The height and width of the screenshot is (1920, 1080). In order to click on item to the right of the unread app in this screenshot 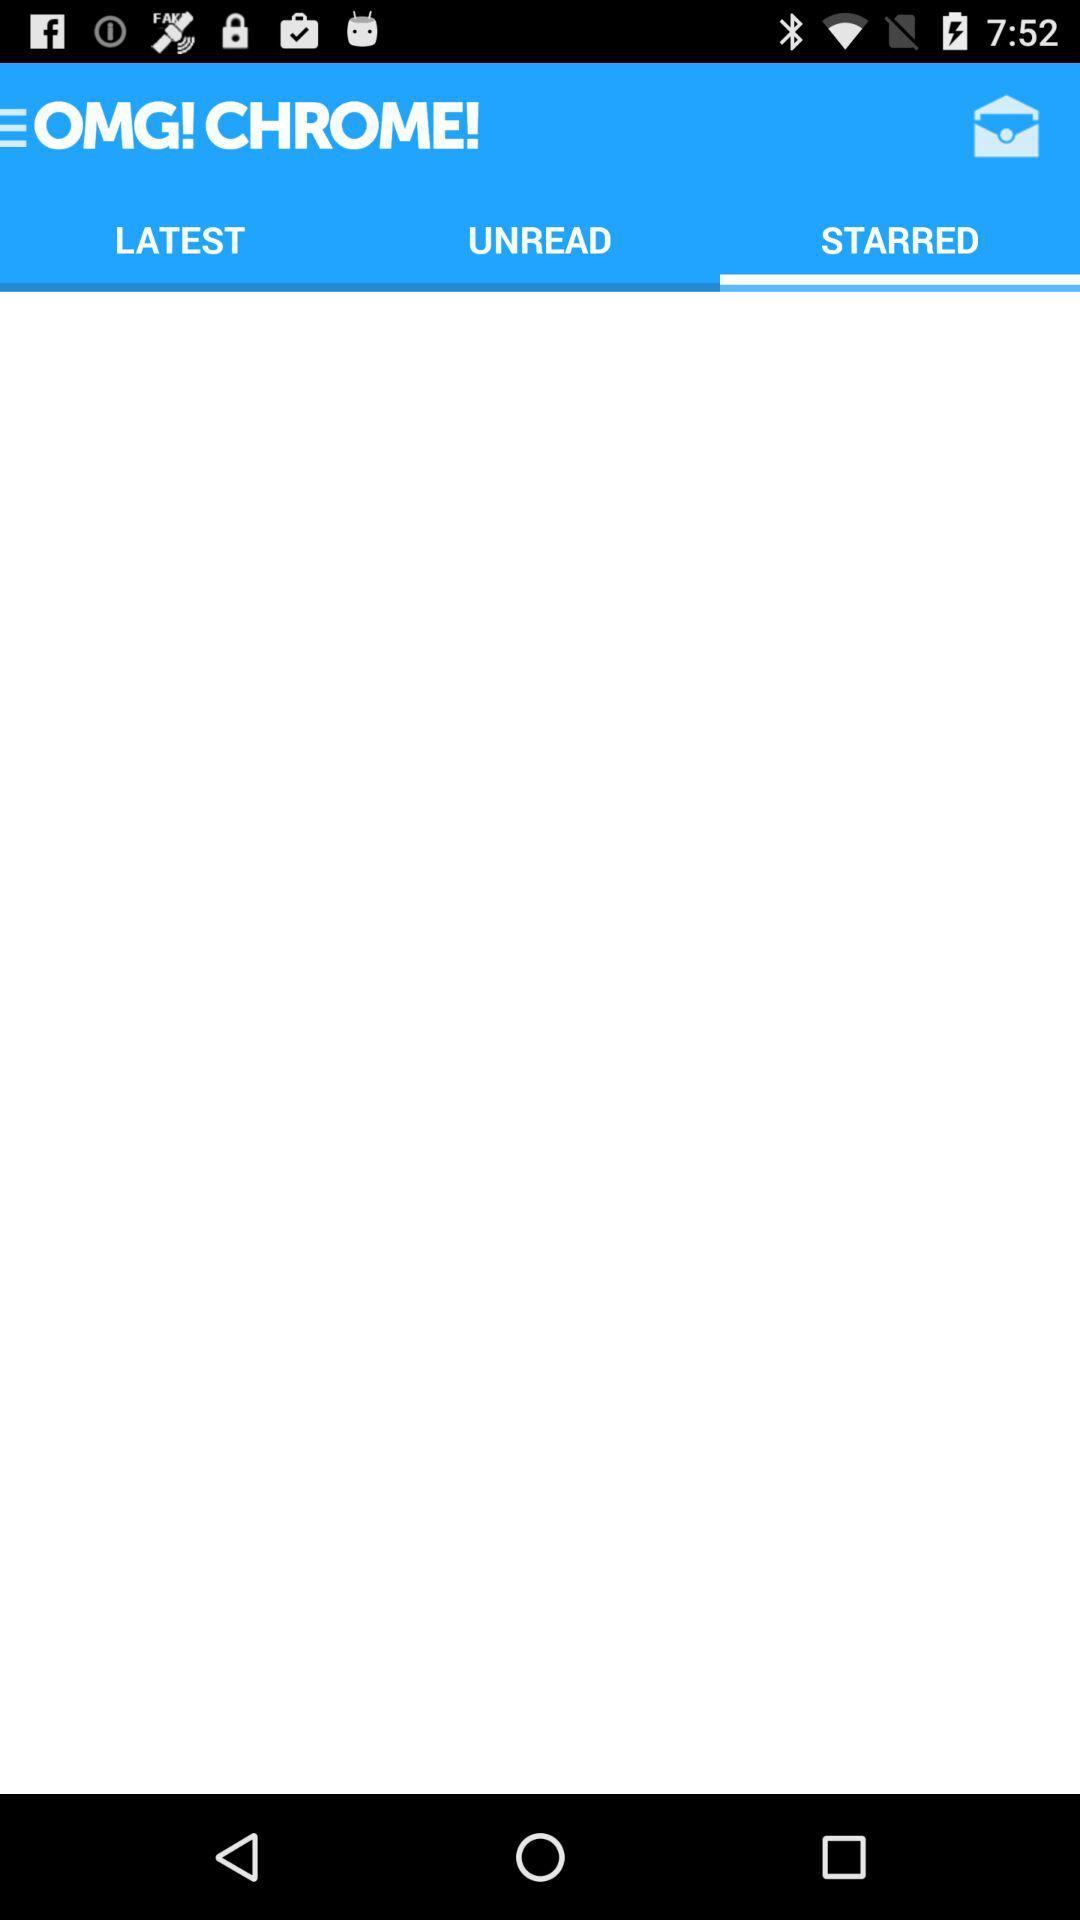, I will do `click(898, 239)`.